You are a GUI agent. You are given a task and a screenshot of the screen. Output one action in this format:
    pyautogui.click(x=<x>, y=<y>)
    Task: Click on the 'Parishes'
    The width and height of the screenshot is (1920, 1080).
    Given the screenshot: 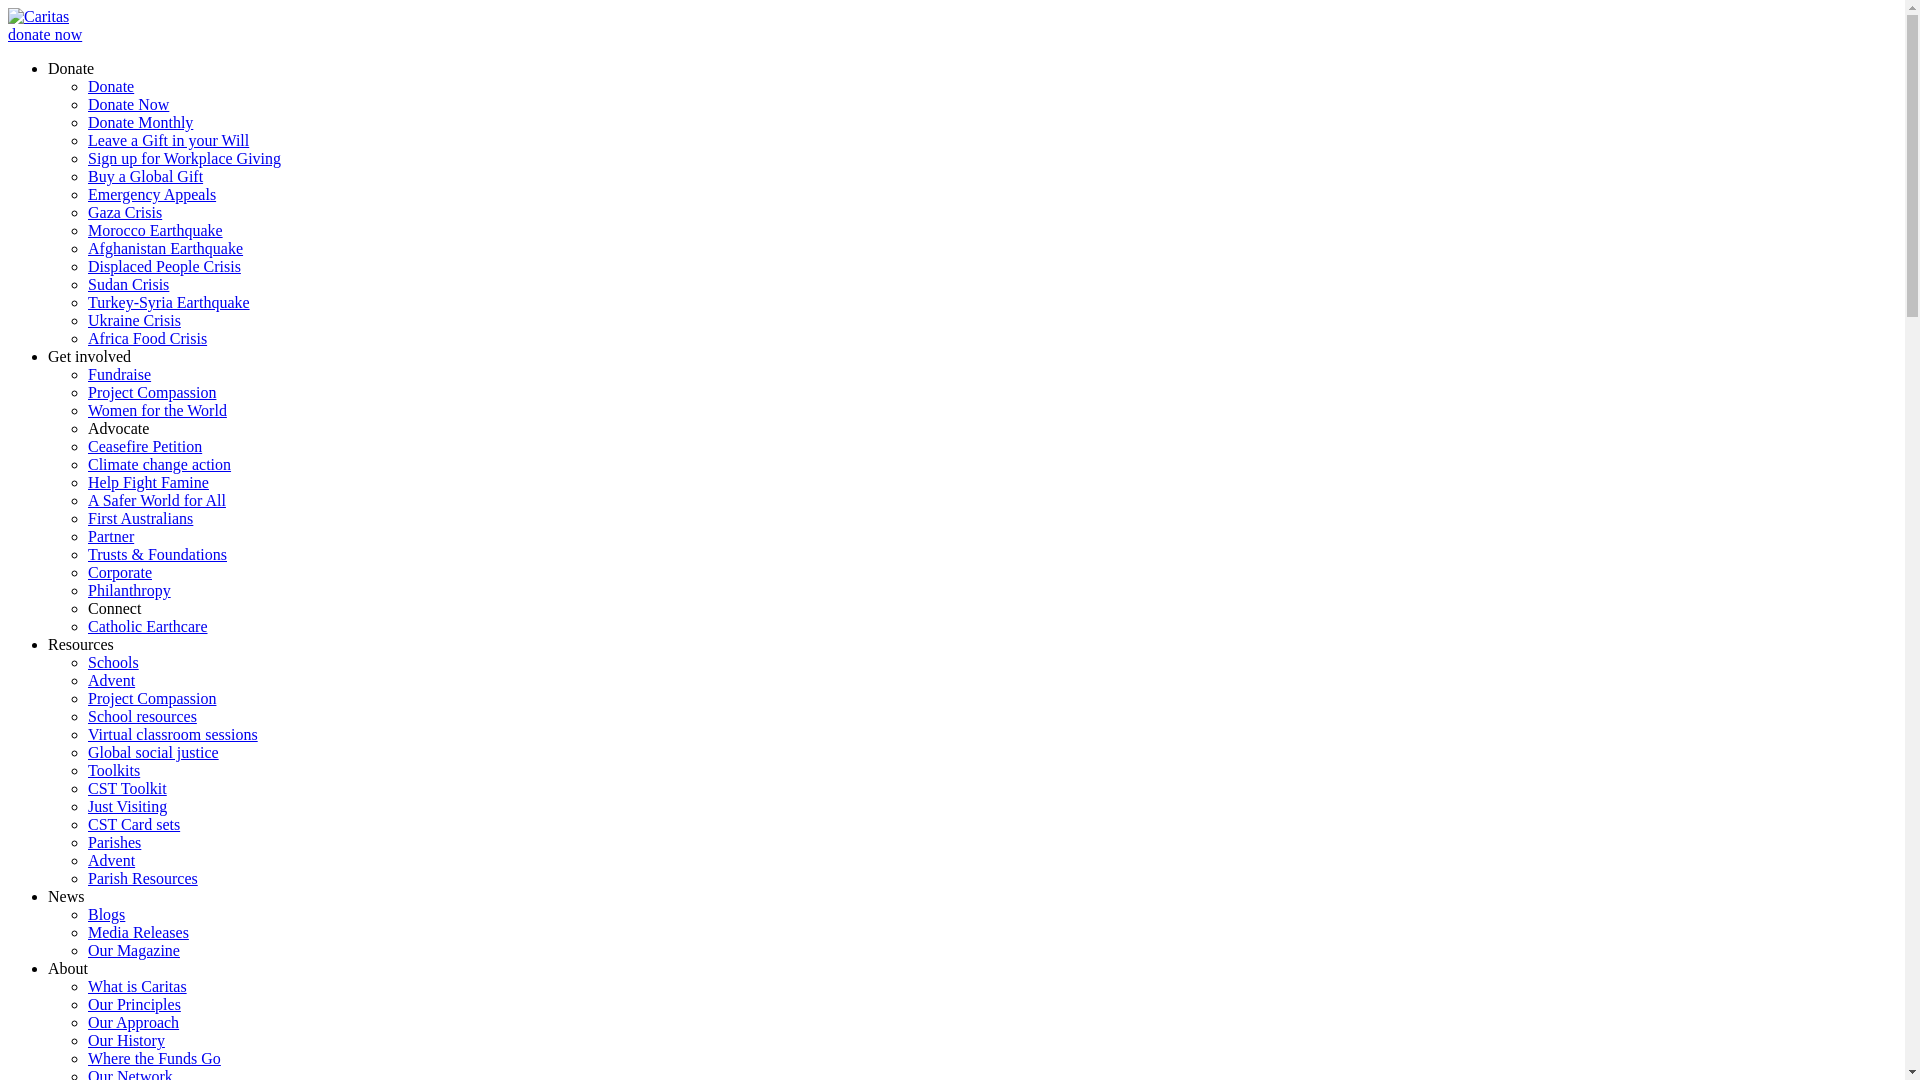 What is the action you would take?
    pyautogui.click(x=113, y=842)
    